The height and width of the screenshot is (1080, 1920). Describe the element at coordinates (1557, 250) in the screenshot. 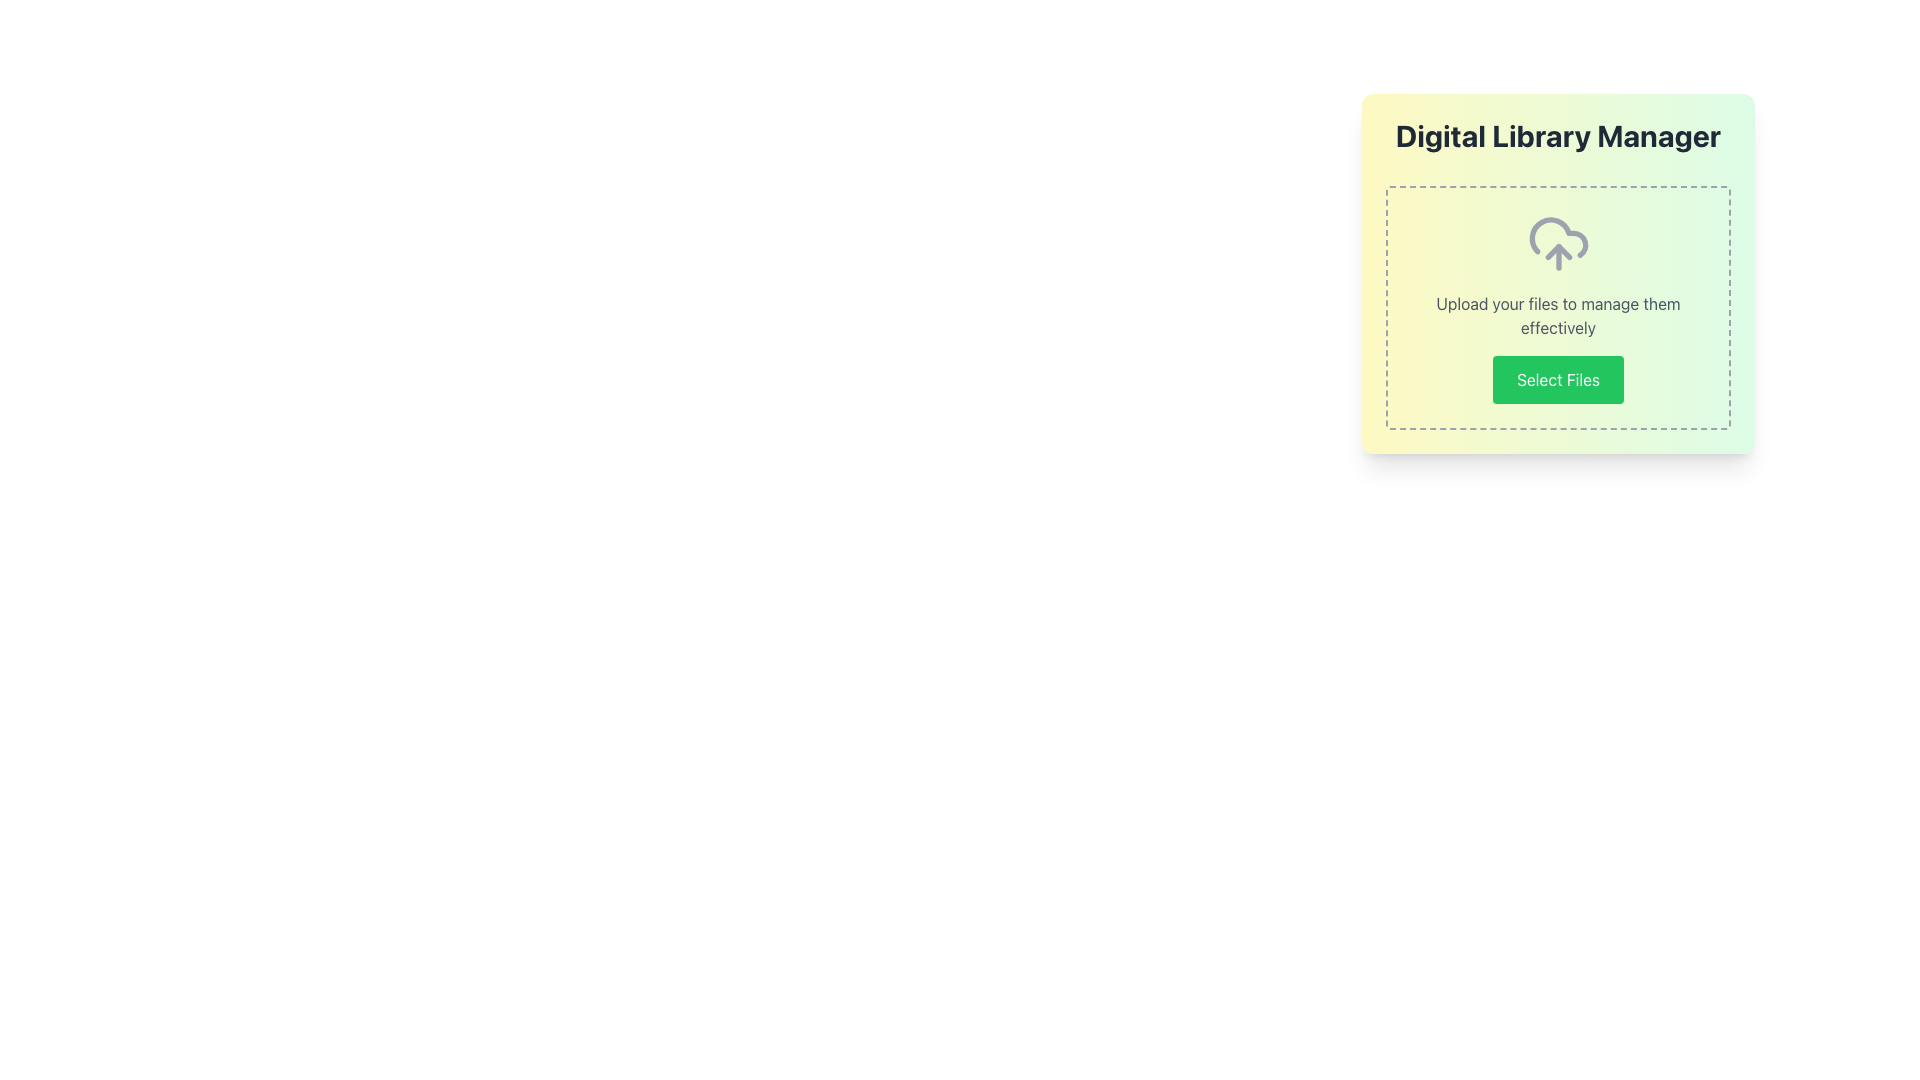

I see `the graphical upload icon, which is part of the cloud upload icon in the interface, located below the cloud interior and forming an upward arrow` at that location.